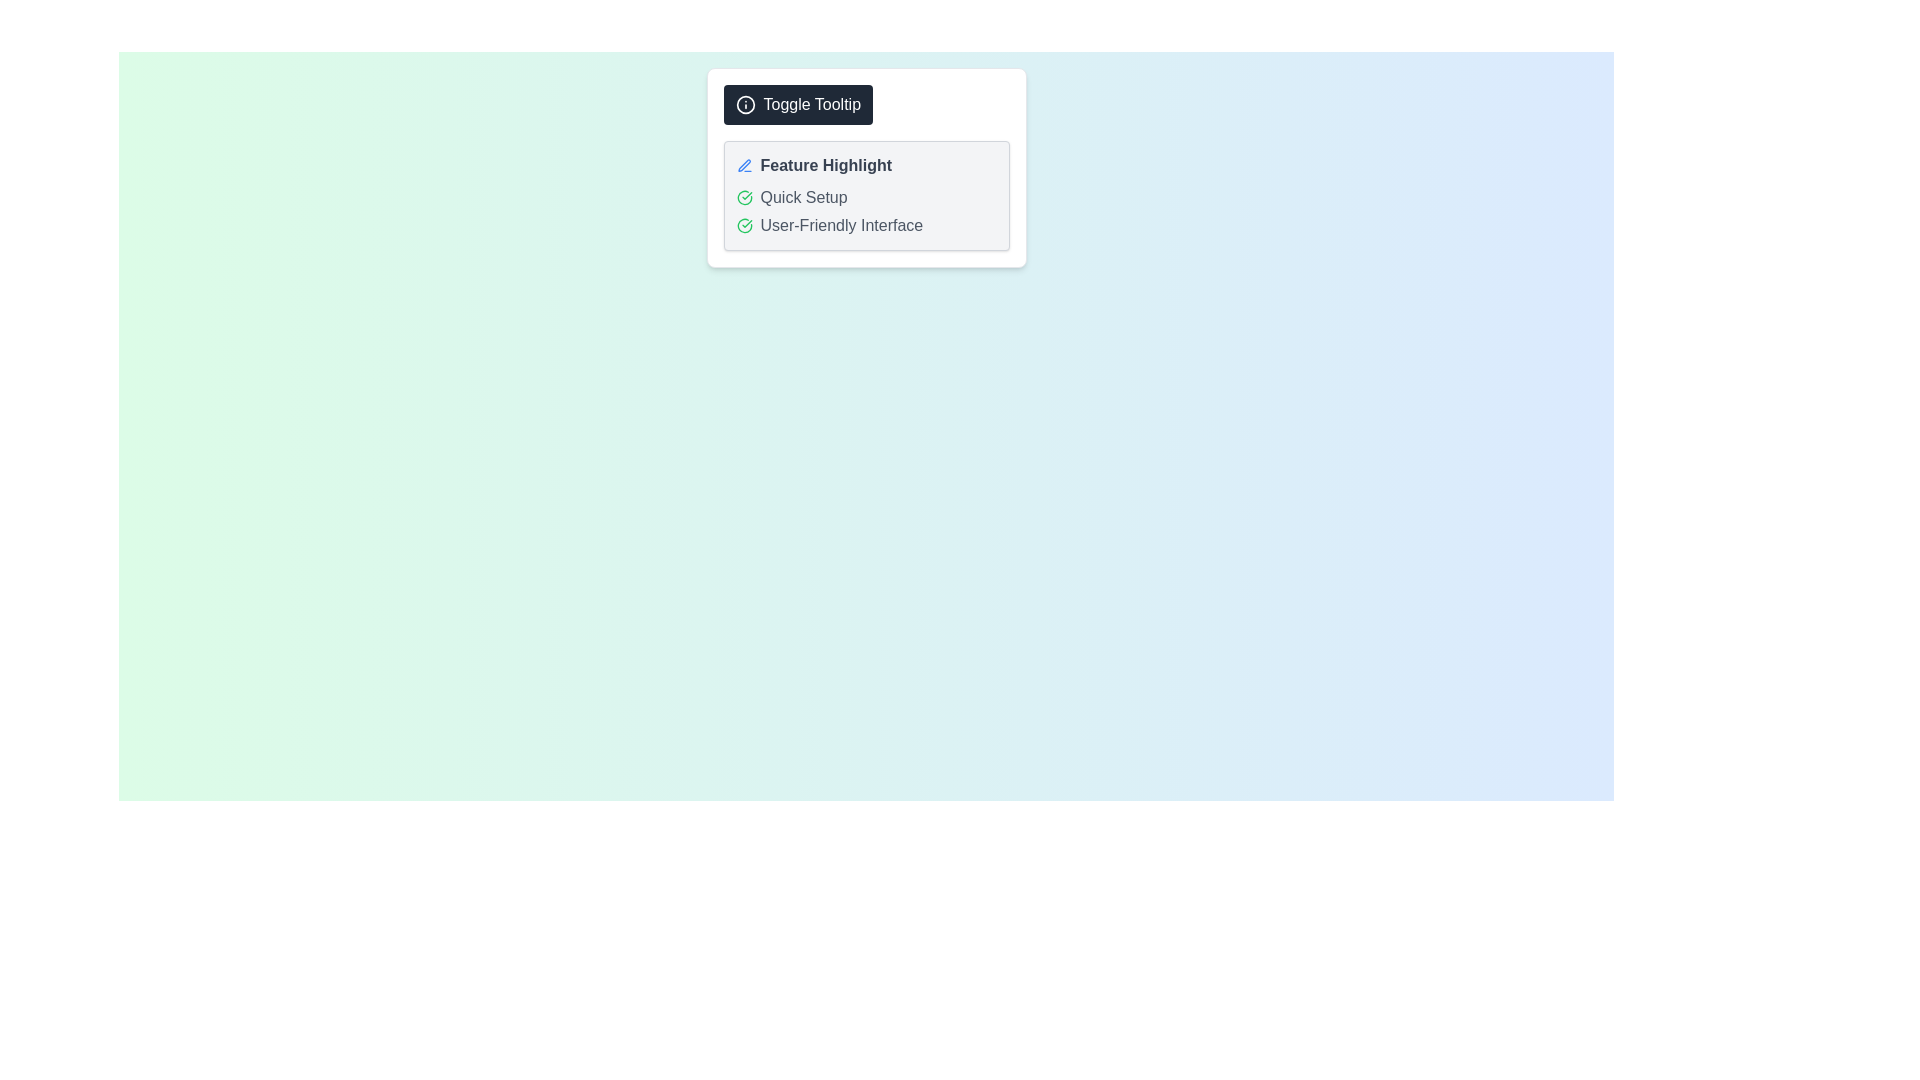 This screenshot has height=1080, width=1920. What do you see at coordinates (743, 164) in the screenshot?
I see `the 'Feature Highlight' icon located in the upper-left section of the card component, which includes a pen-like icon and bold text` at bounding box center [743, 164].